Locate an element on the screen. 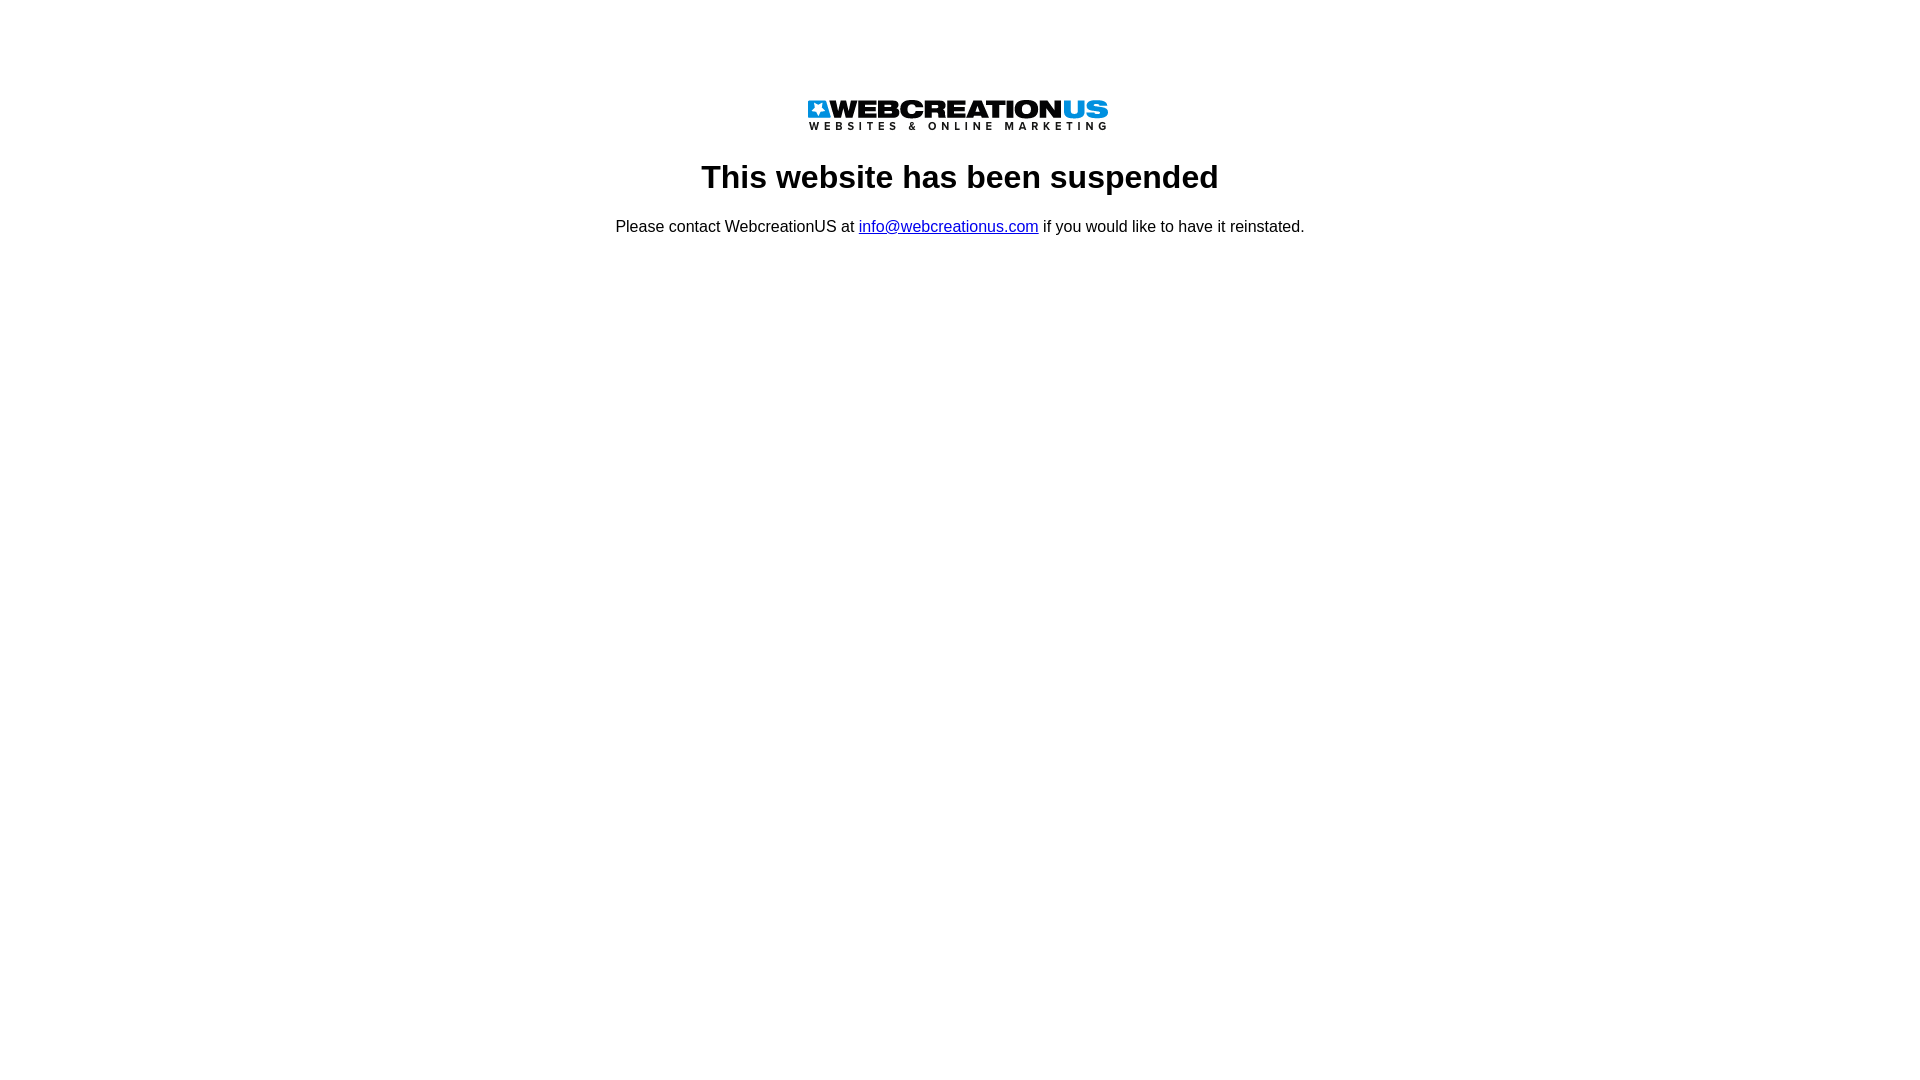  'info@webcreationus.com' is located at coordinates (948, 225).